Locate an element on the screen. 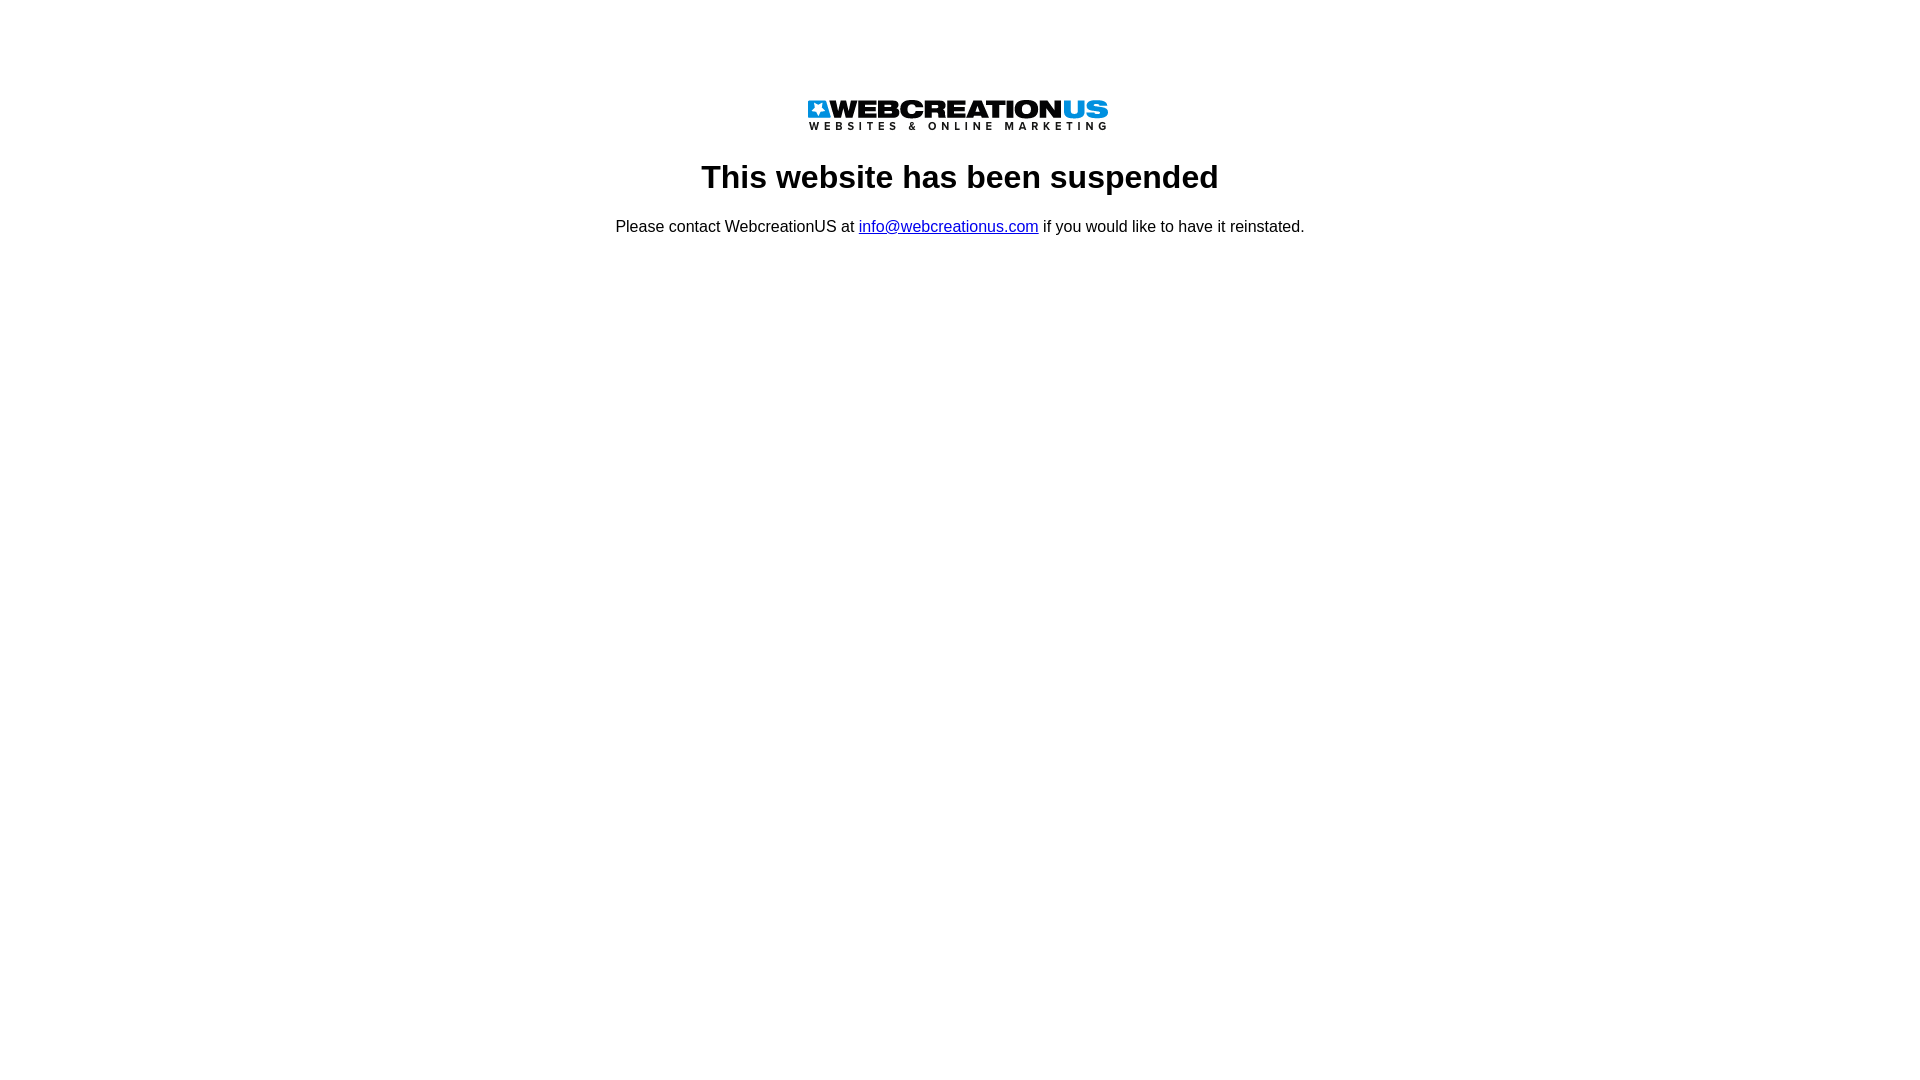  'info@webcreationus.com' is located at coordinates (948, 225).